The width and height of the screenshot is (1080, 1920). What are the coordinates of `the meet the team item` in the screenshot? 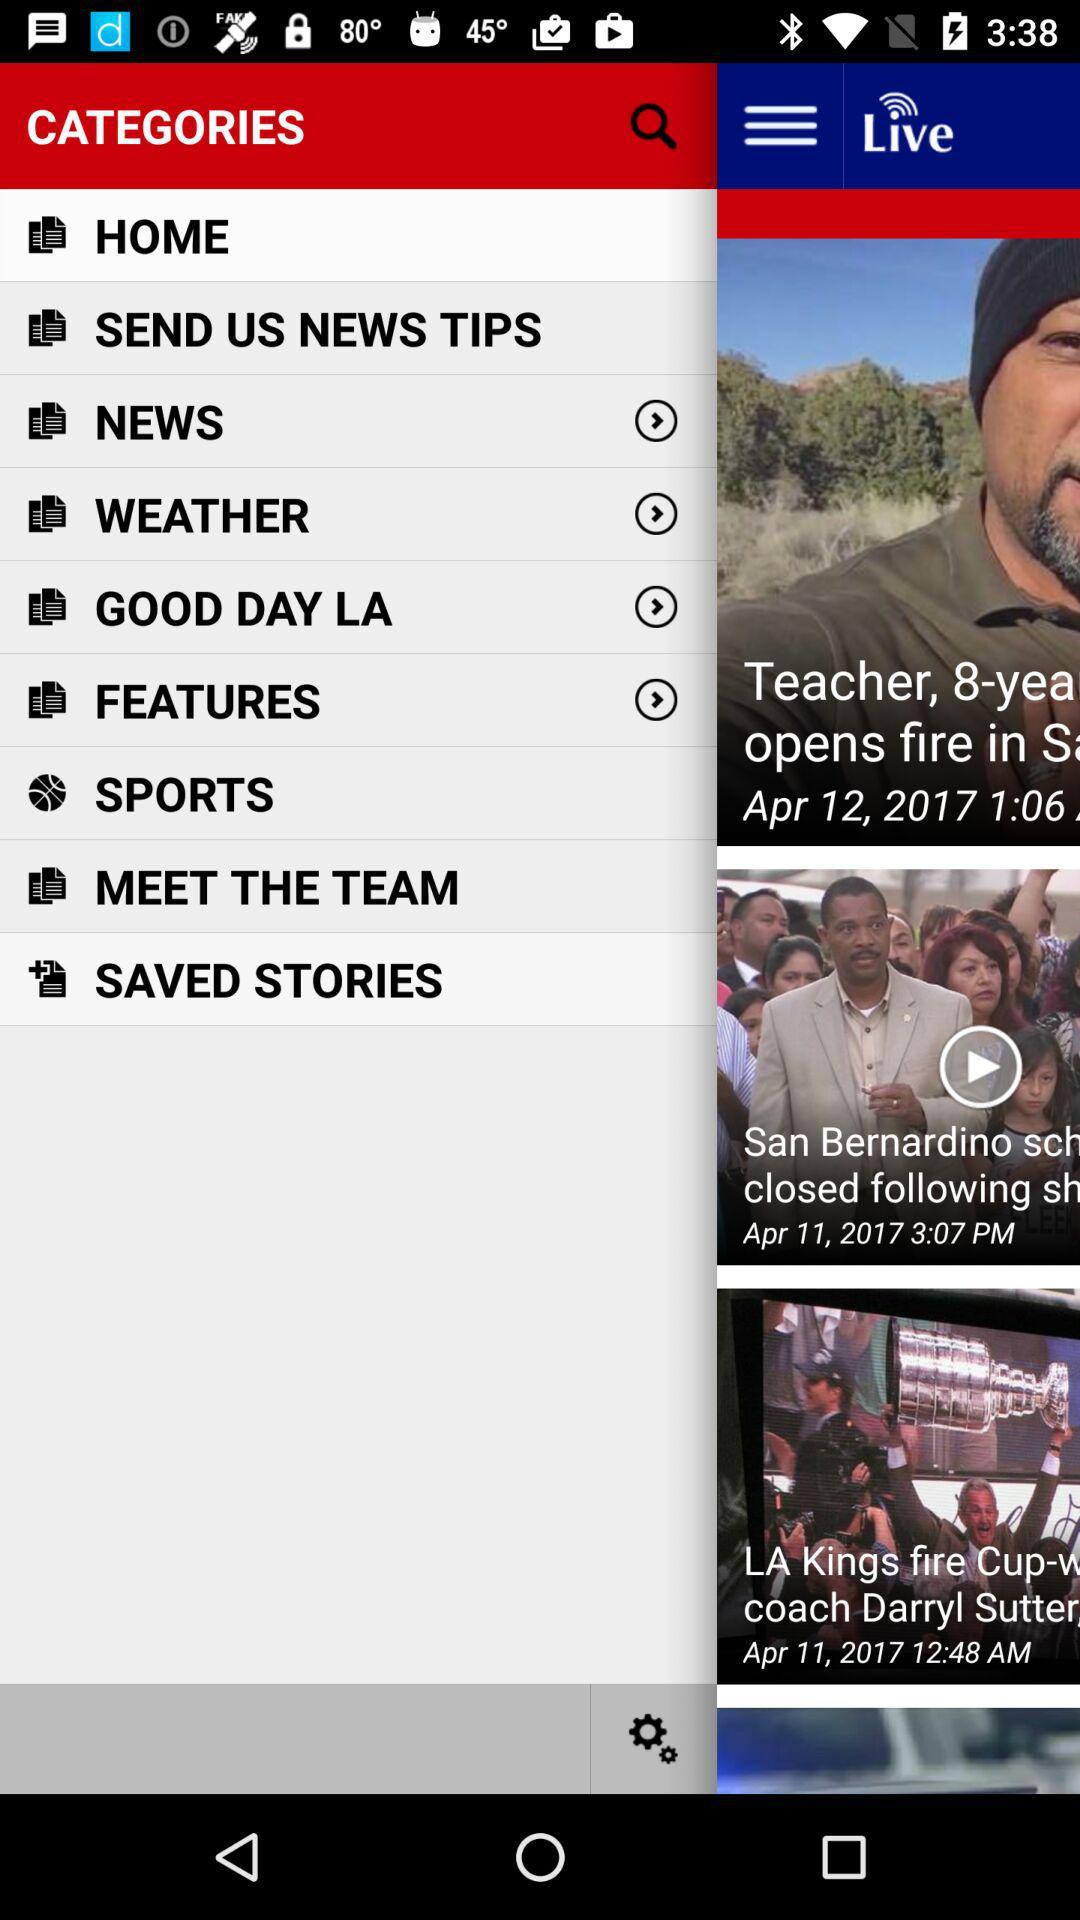 It's located at (277, 885).